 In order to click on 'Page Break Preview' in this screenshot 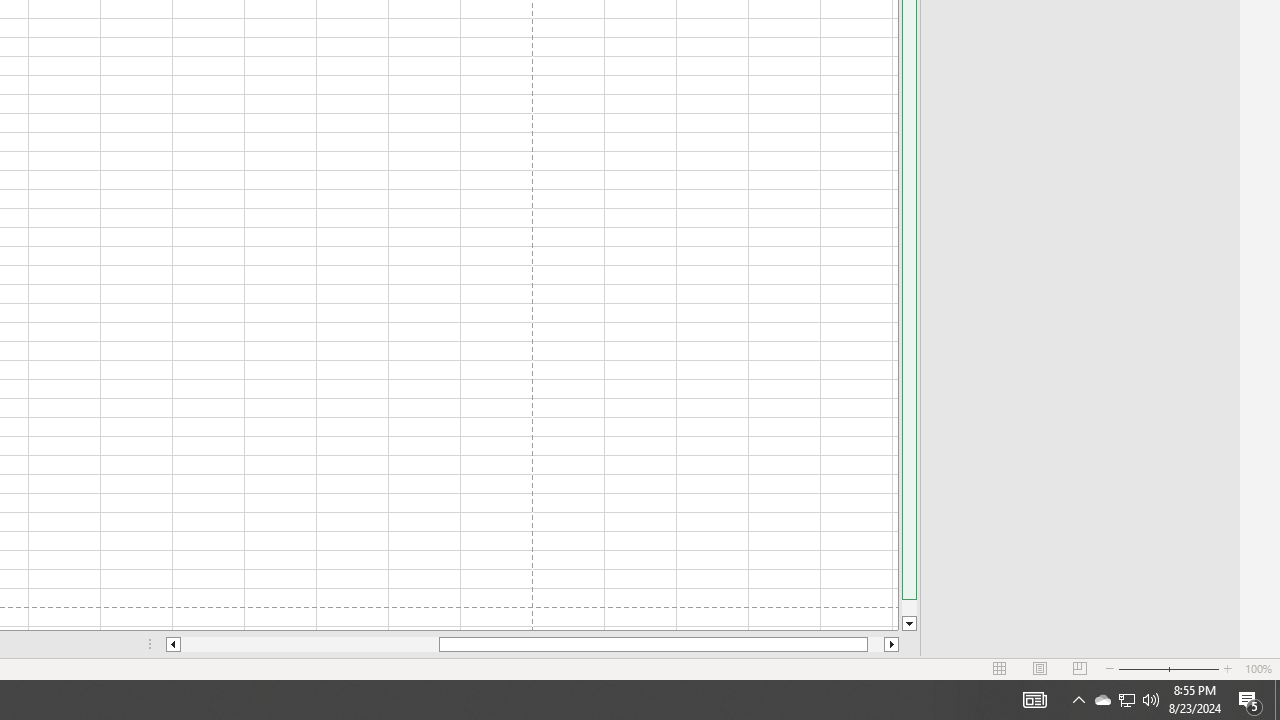, I will do `click(1078, 669)`.